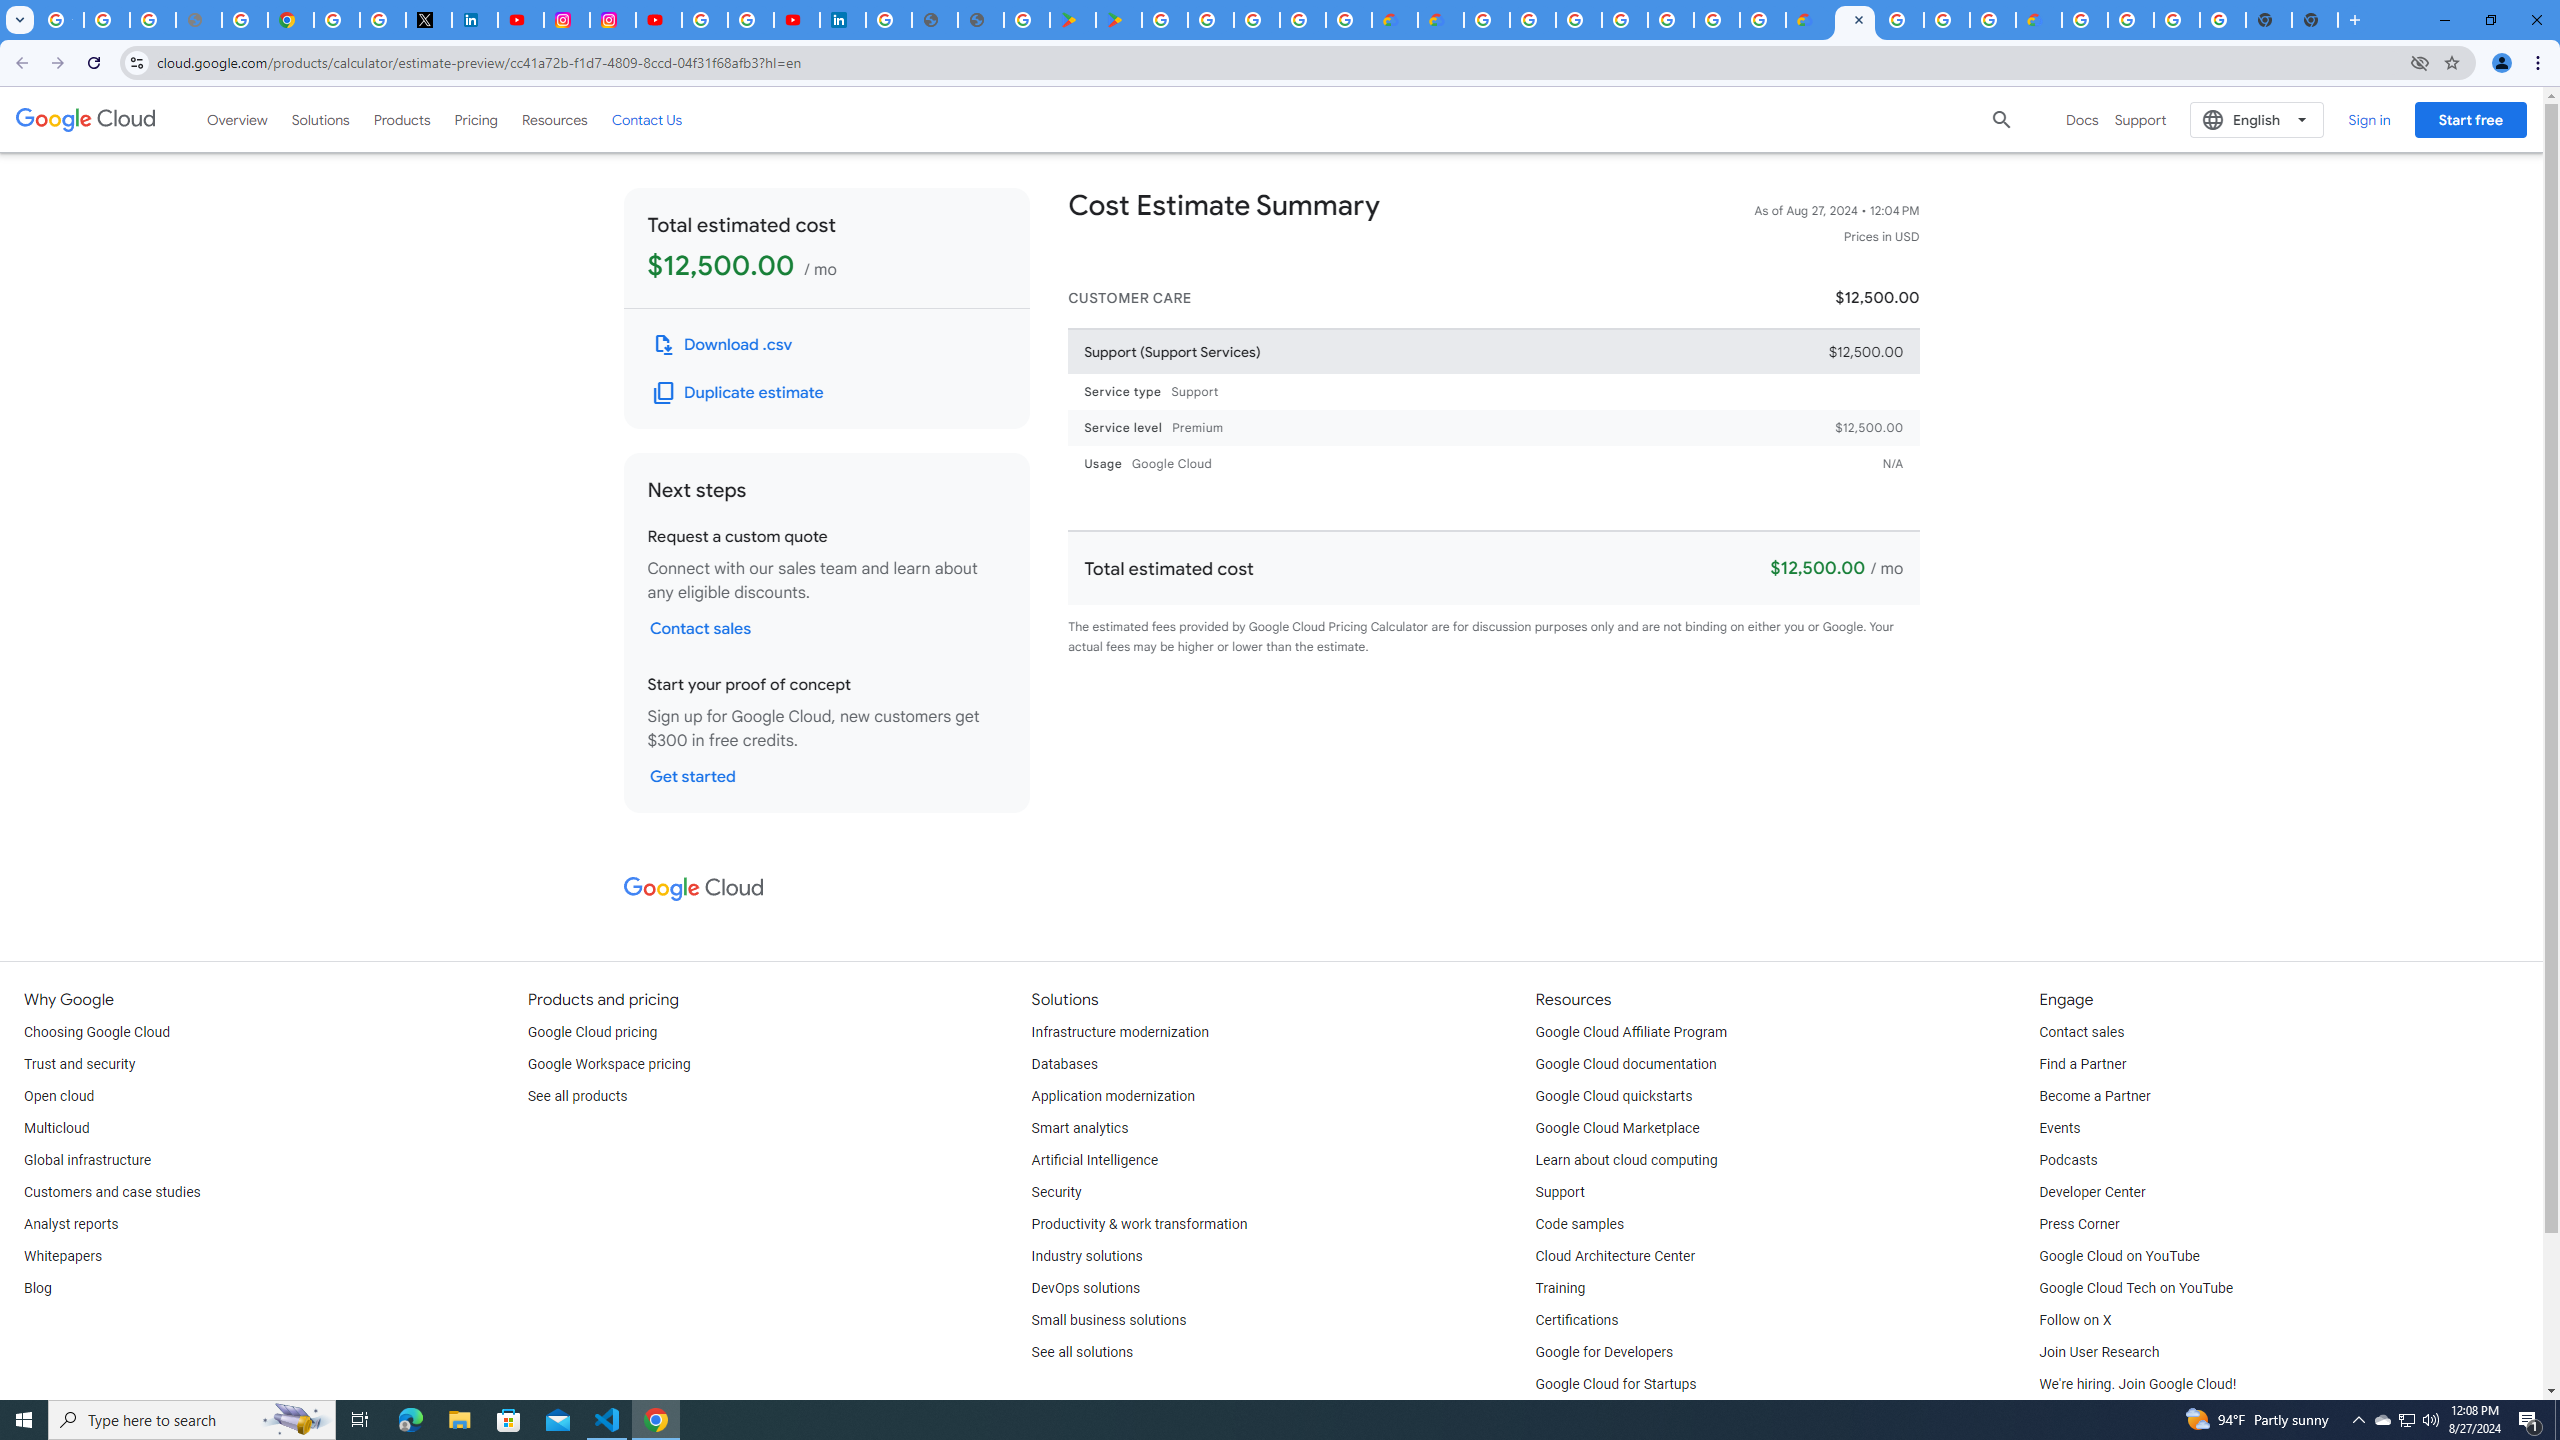 This screenshot has width=2560, height=1440. What do you see at coordinates (86, 1160) in the screenshot?
I see `'Global infrastructure'` at bounding box center [86, 1160].